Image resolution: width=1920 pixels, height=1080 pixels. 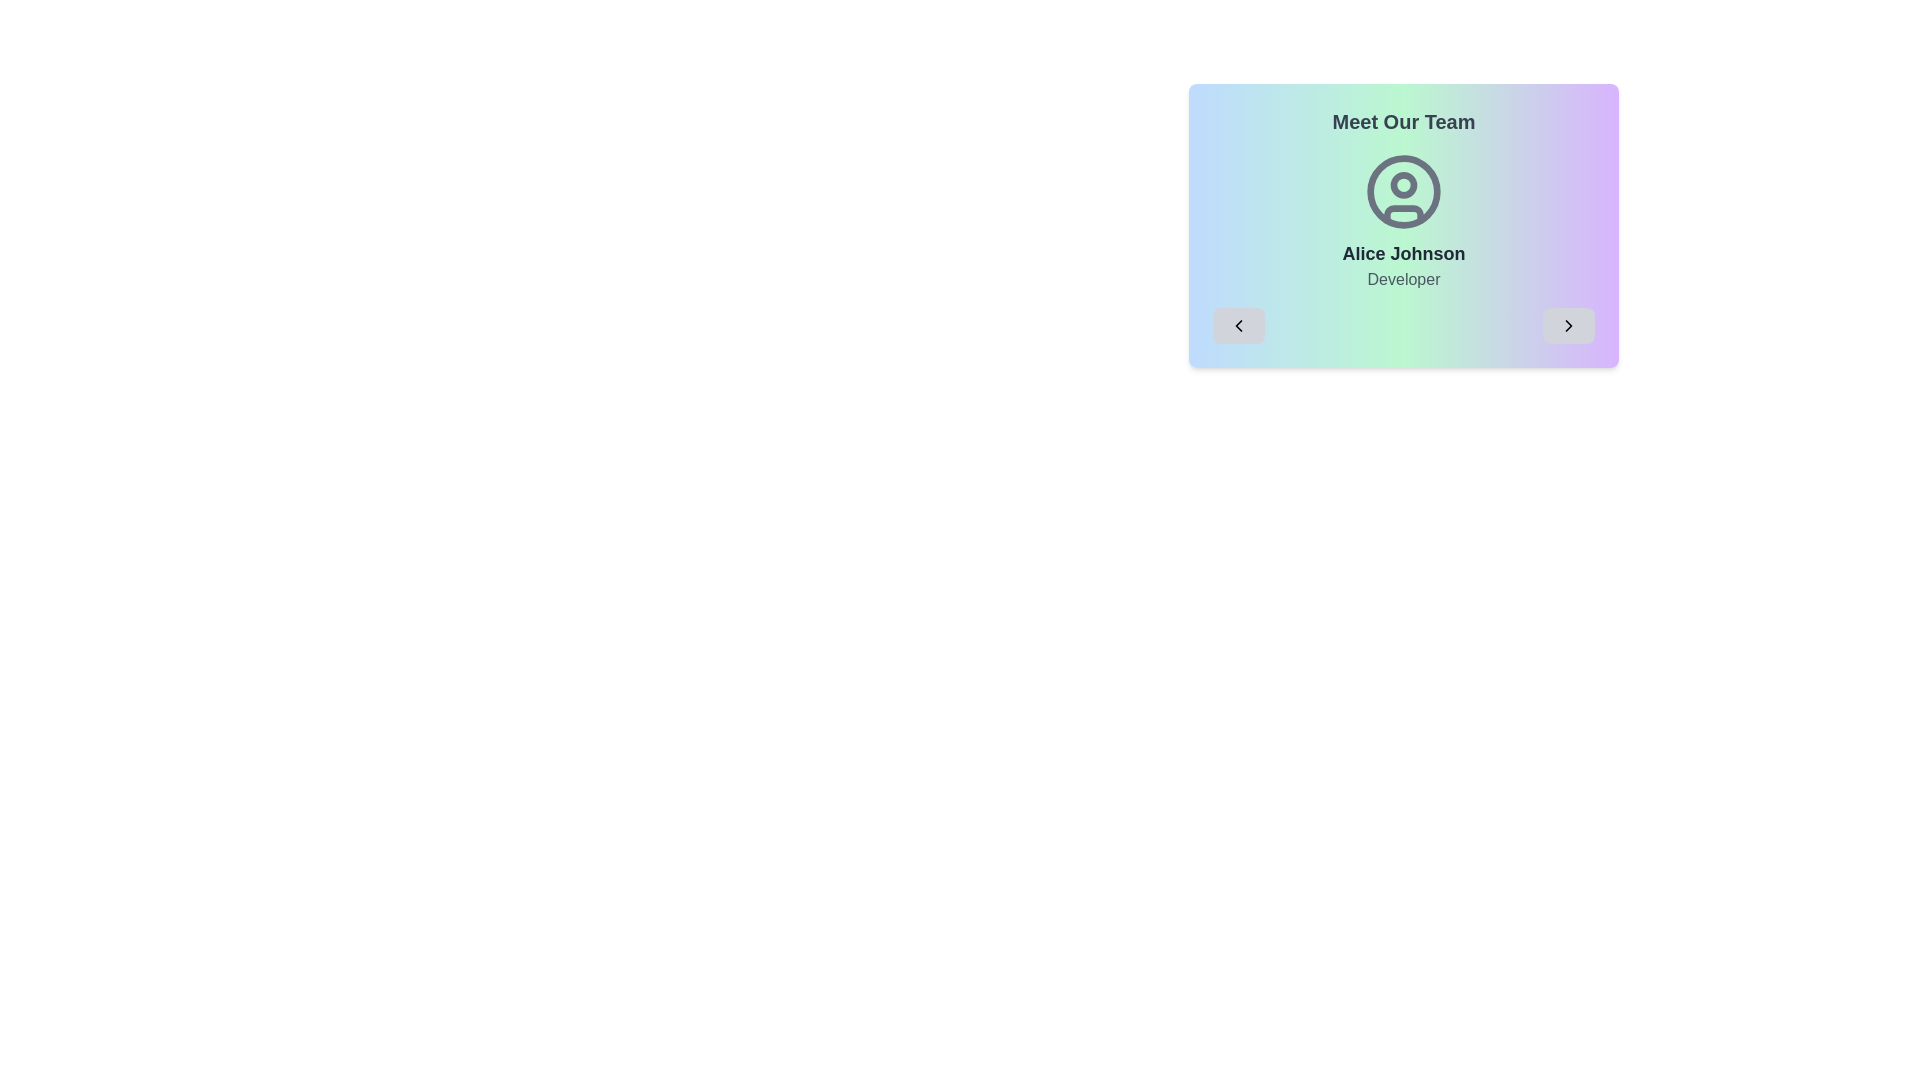 I want to click on the chevron icon located at the bottom-right corner of the card, which functions as a control for navigating to the next item in a carousel, so click(x=1568, y=325).